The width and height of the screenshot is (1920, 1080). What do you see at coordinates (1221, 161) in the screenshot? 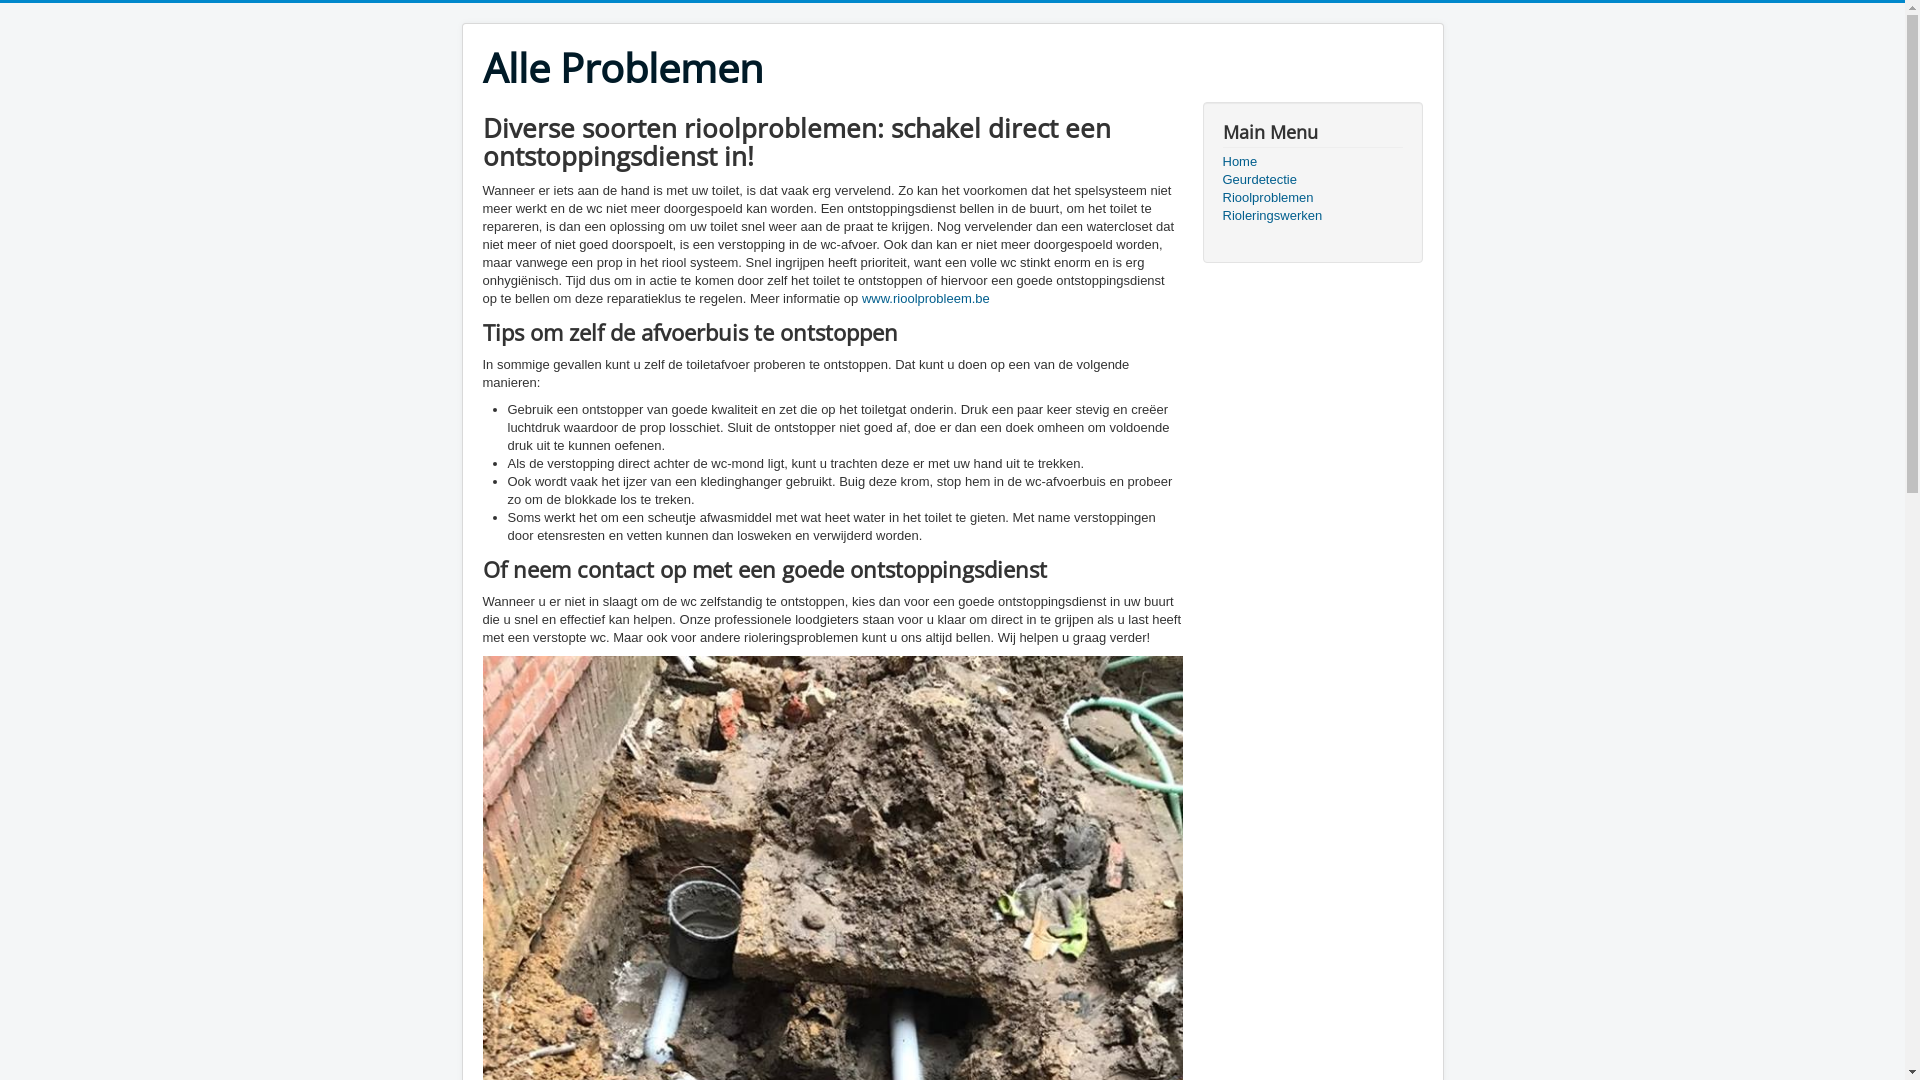
I see `'Home'` at bounding box center [1221, 161].